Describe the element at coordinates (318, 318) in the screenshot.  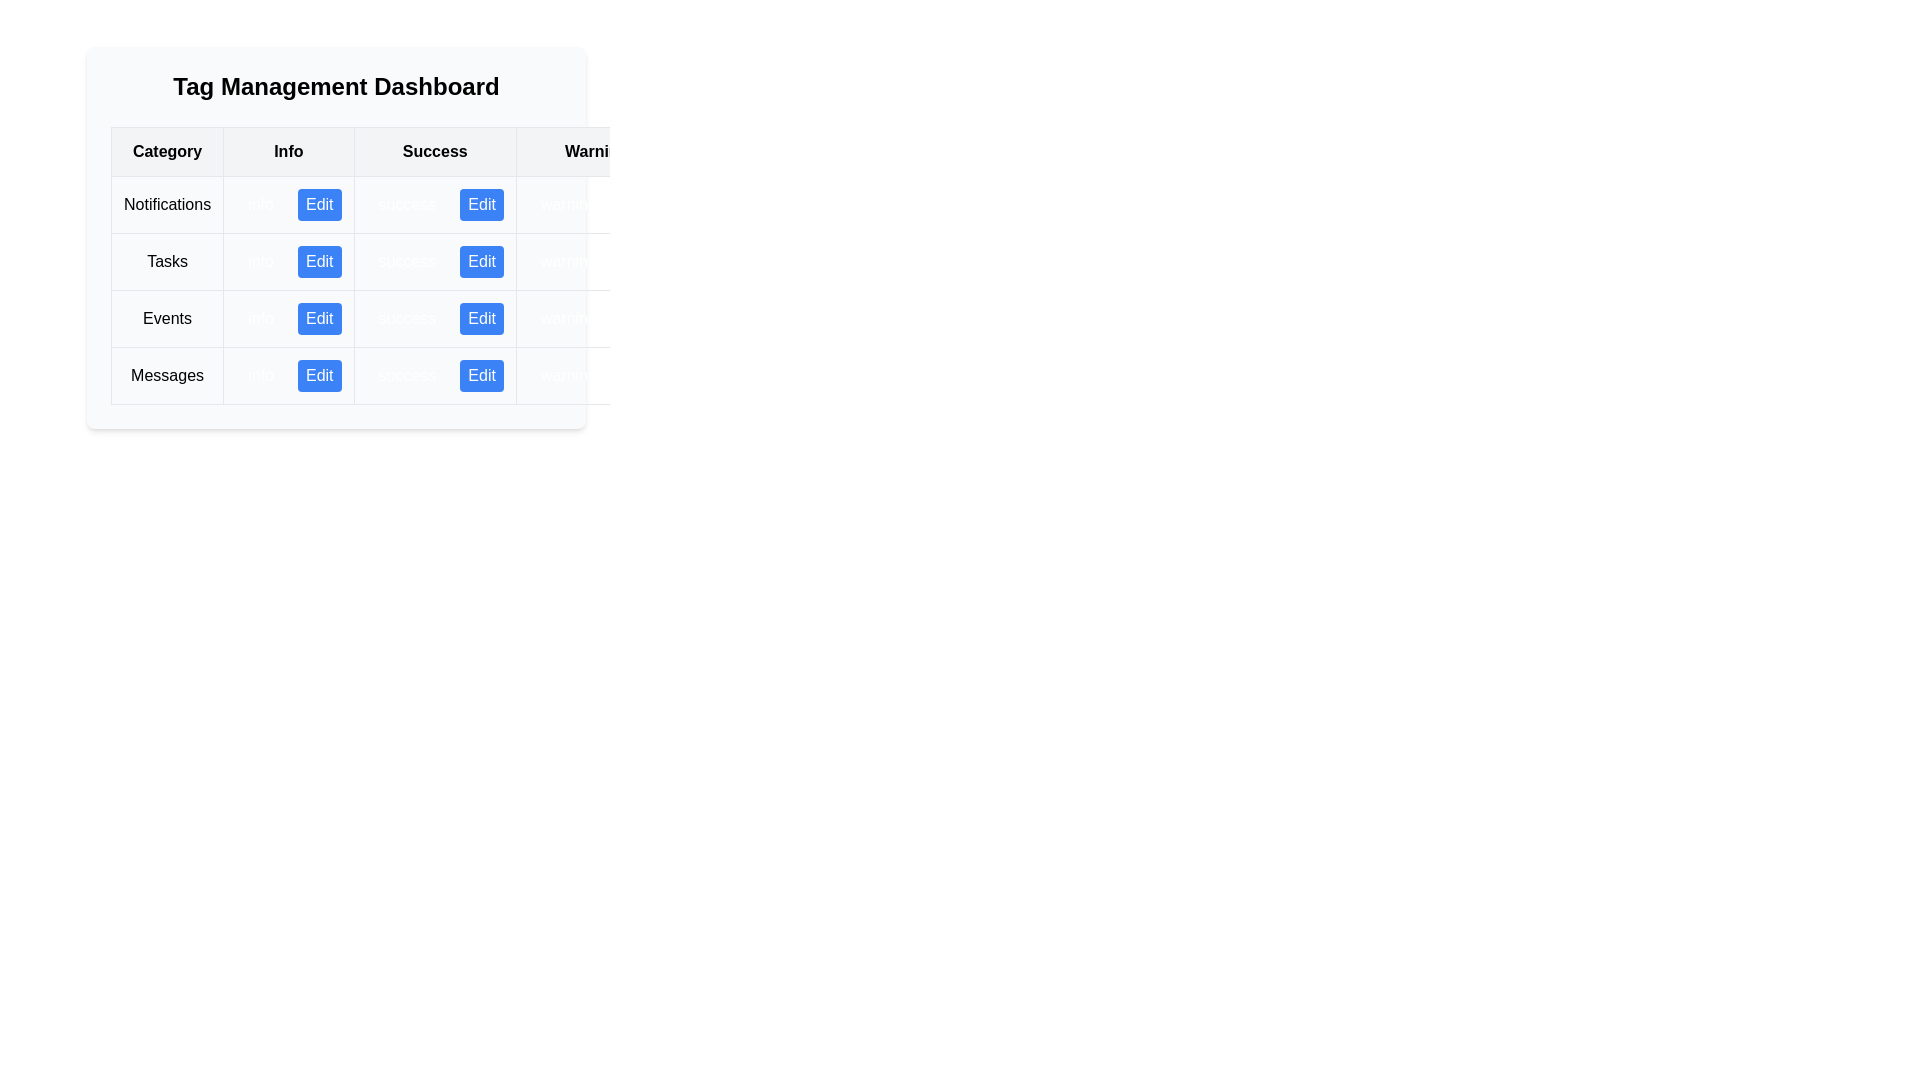
I see `the edit button located in the 'Events' row under the 'Info' column of the Tag Management Dashboard to initiate editing` at that location.